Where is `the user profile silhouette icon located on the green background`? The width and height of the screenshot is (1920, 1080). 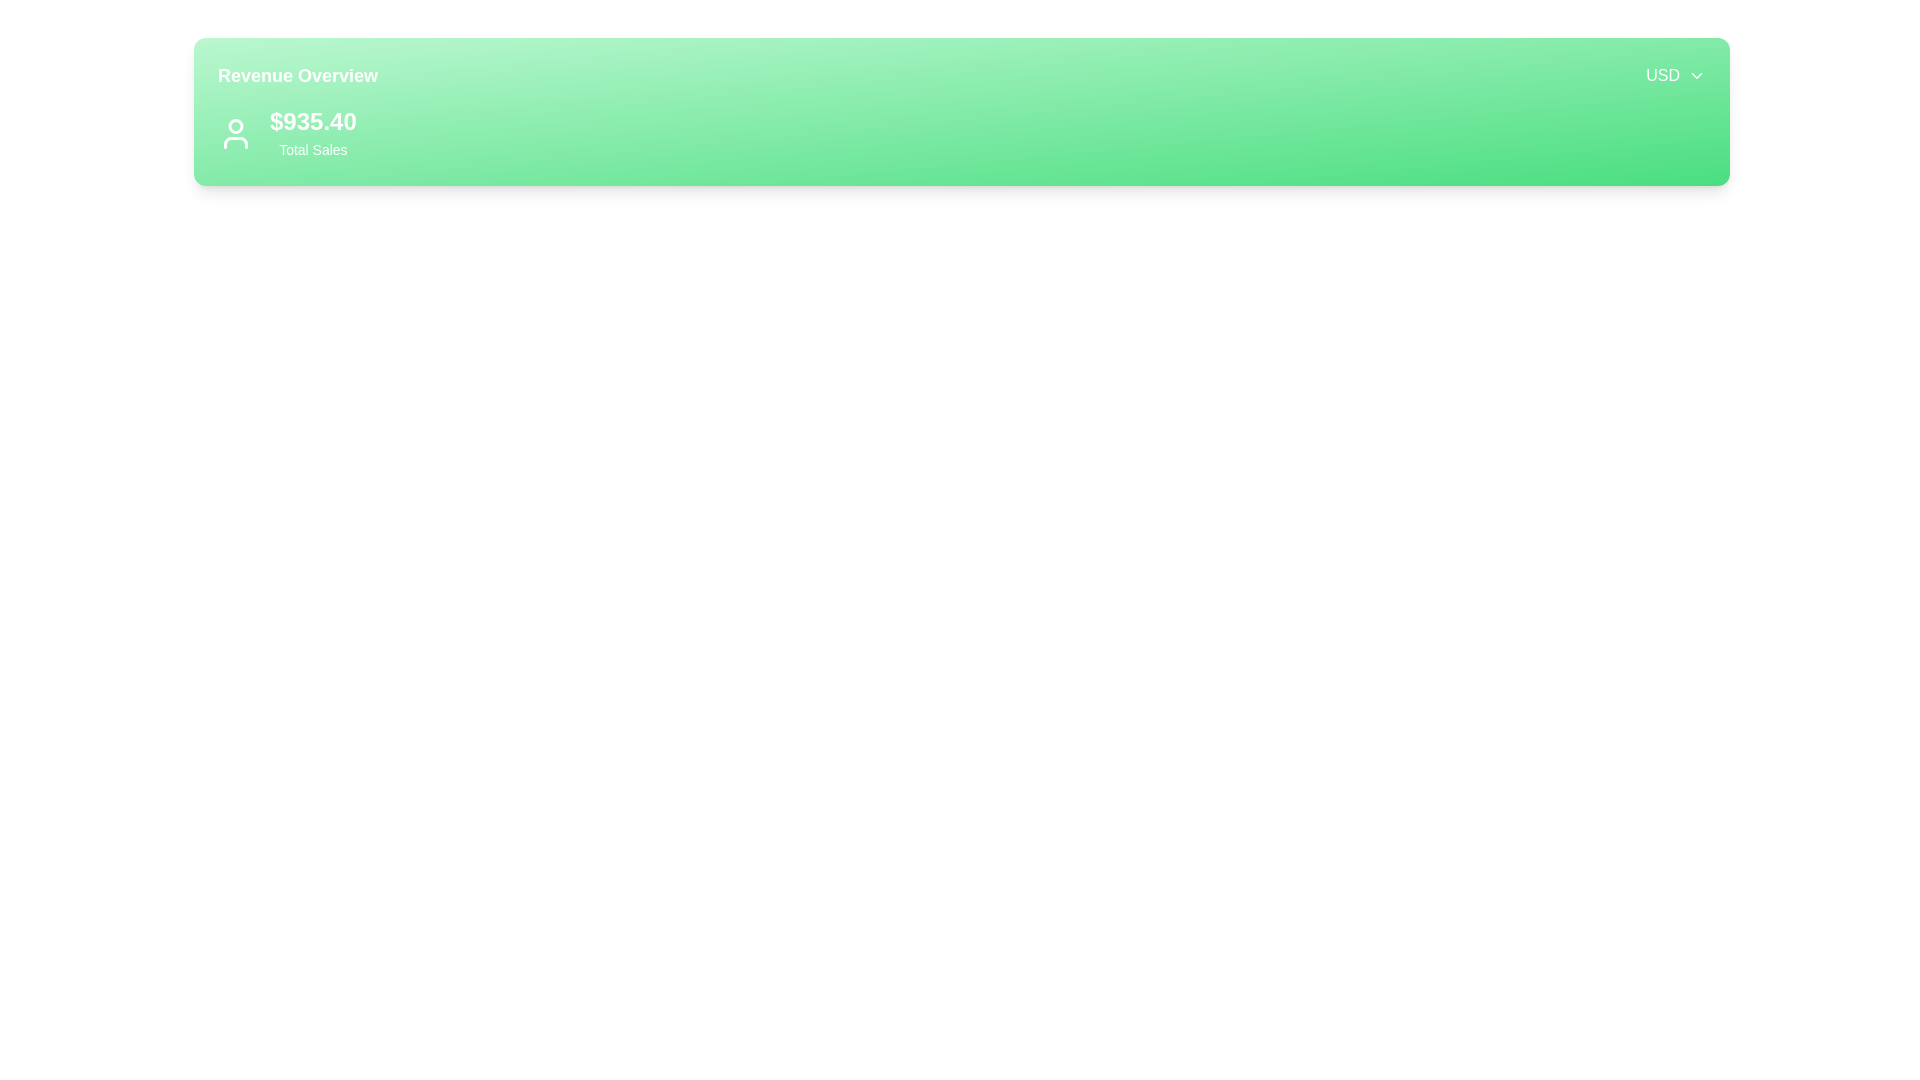
the user profile silhouette icon located on the green background is located at coordinates (235, 134).